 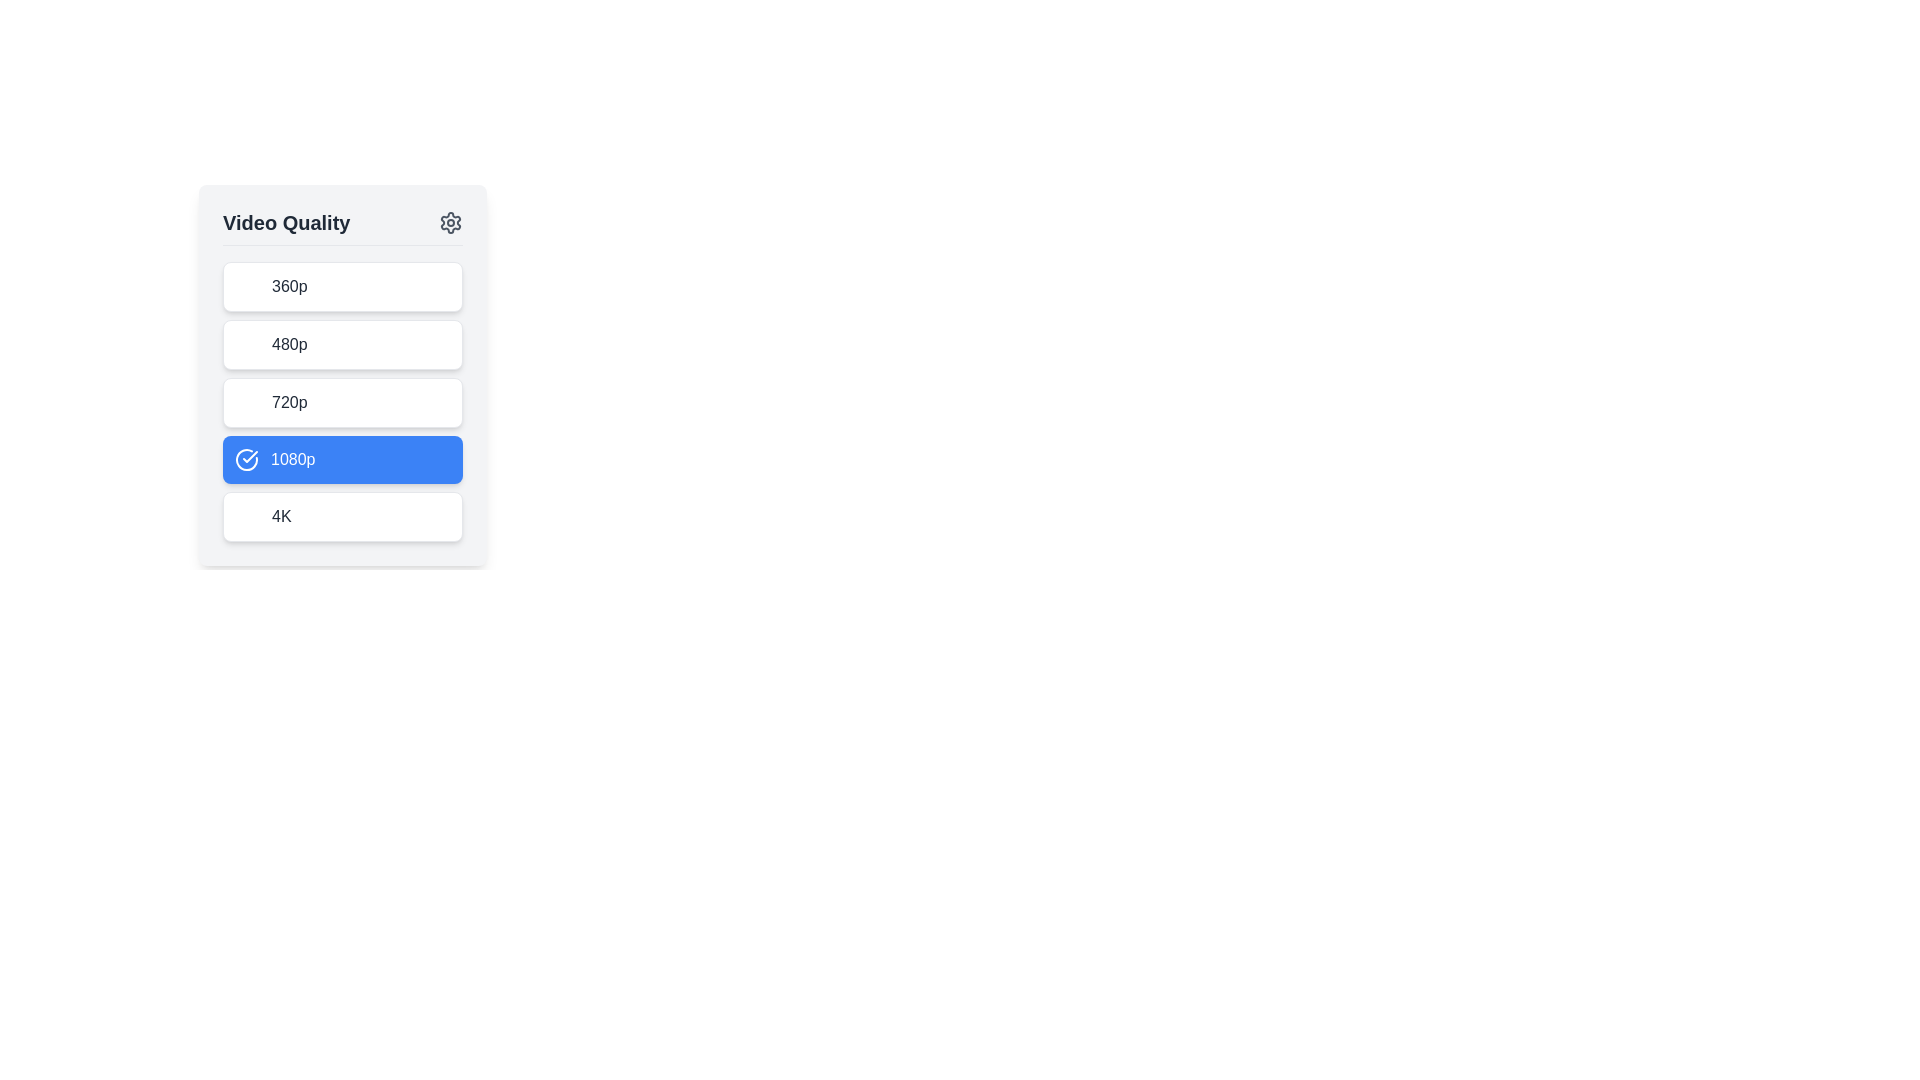 I want to click on header text labeled 'Video Quality', which is styled with bold, large font and features a settings icon to its right, so click(x=342, y=226).